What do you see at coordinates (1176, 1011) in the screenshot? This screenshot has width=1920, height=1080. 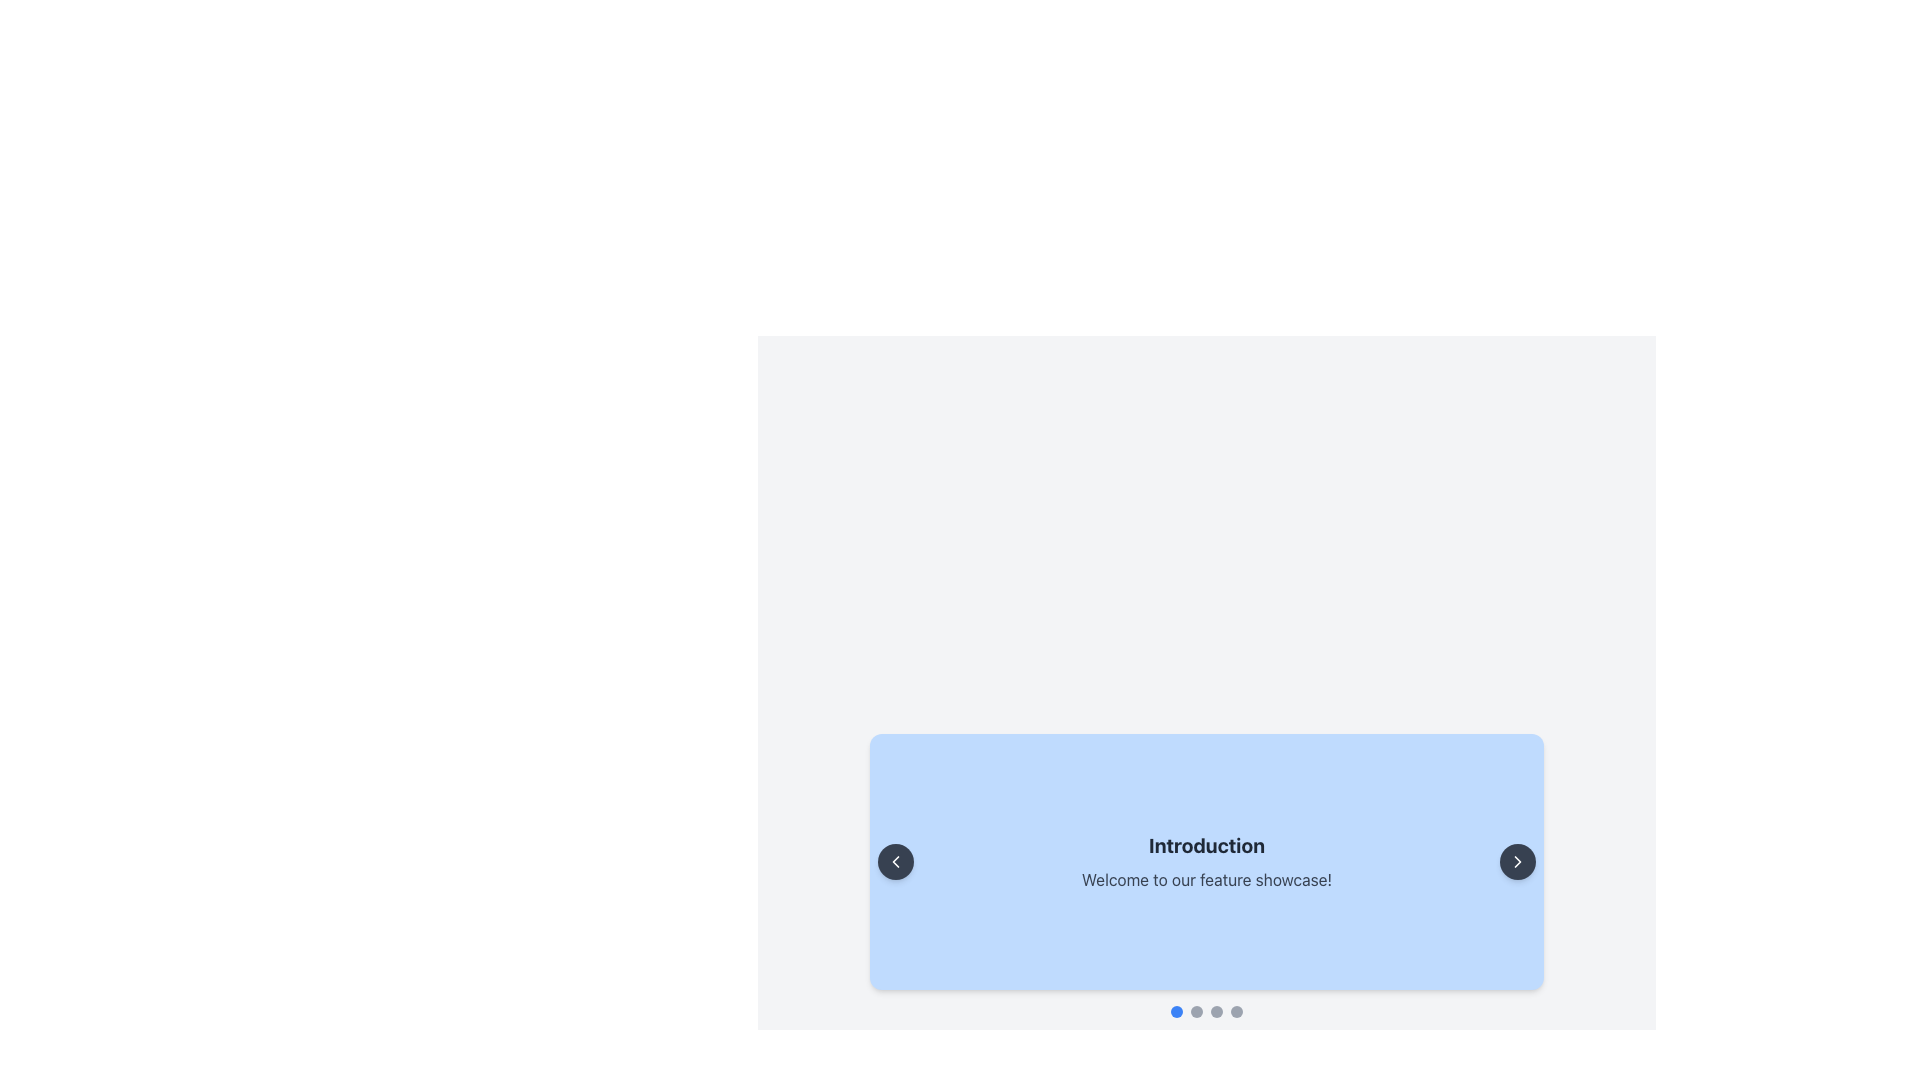 I see `the first pagination indicator at the bottom of the interface` at bounding box center [1176, 1011].